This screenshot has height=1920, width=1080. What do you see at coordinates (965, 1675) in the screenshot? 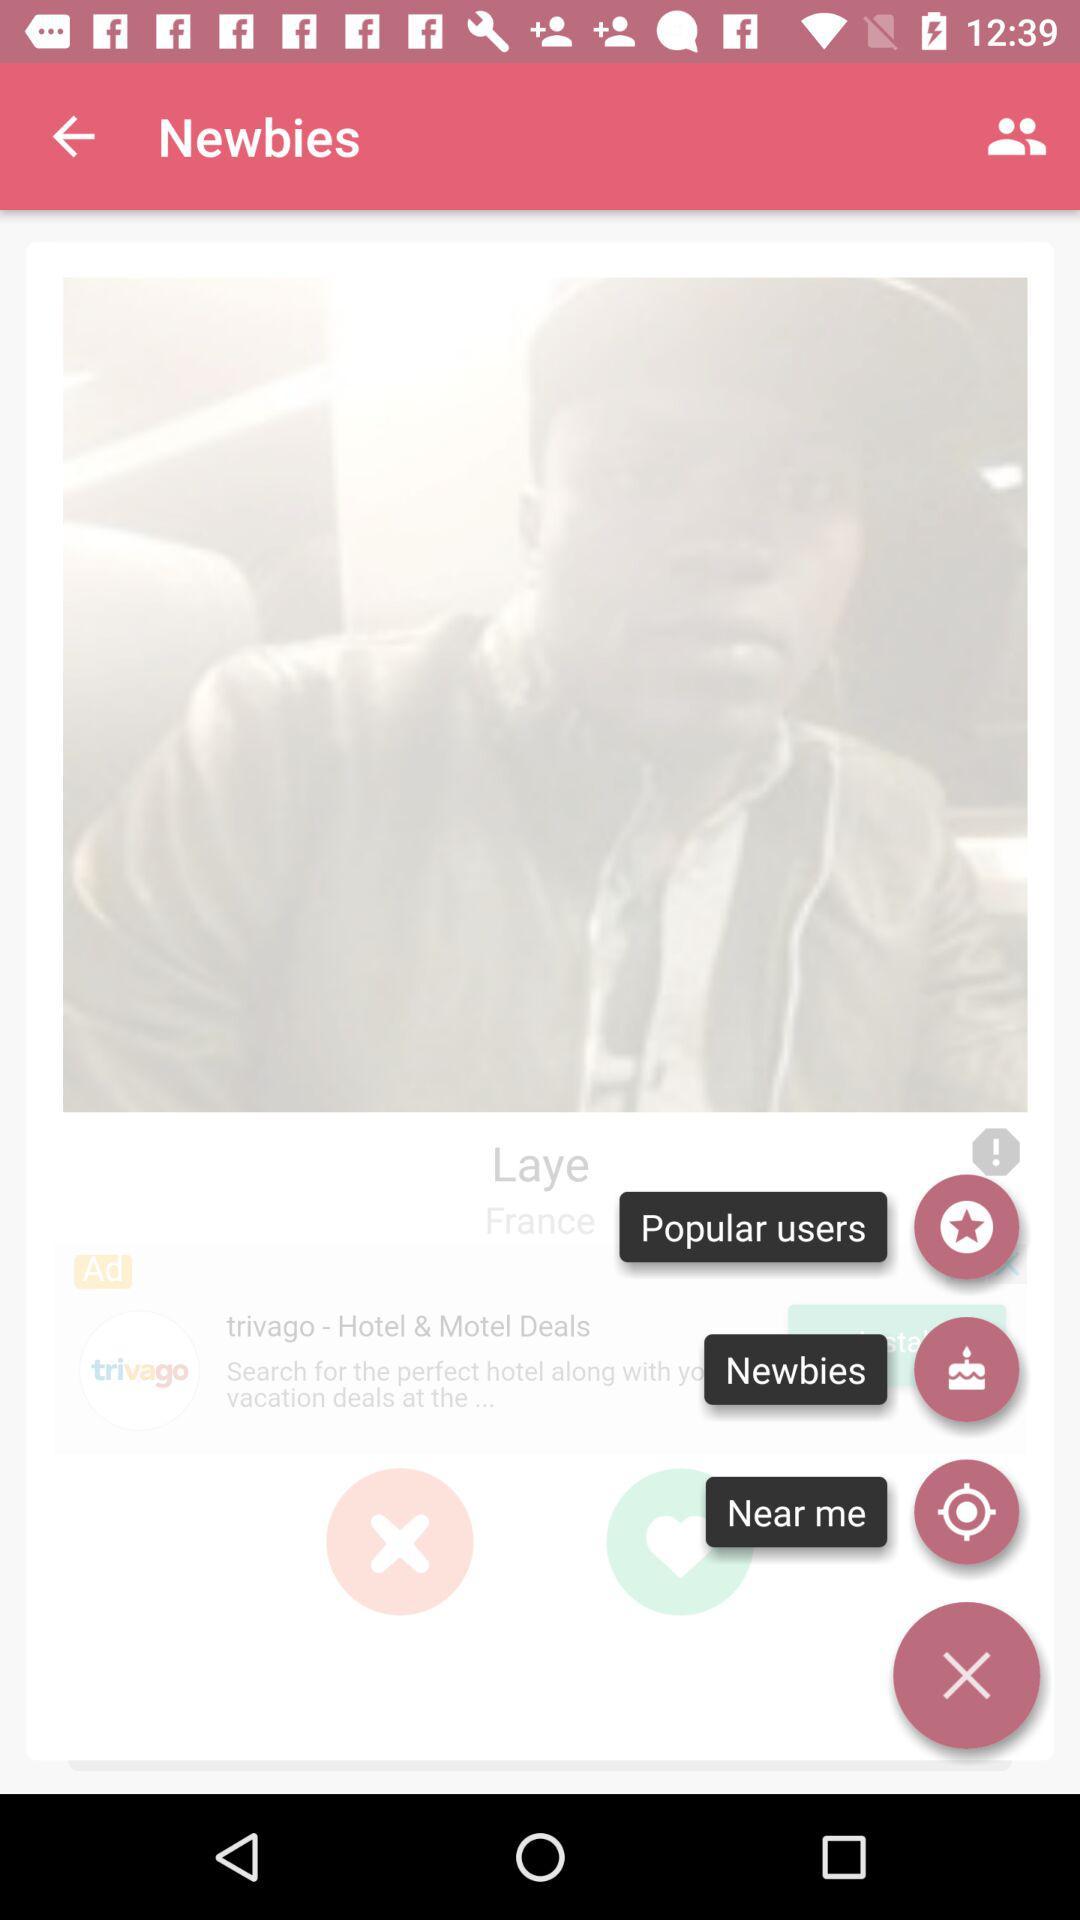
I see `the close icon` at bounding box center [965, 1675].